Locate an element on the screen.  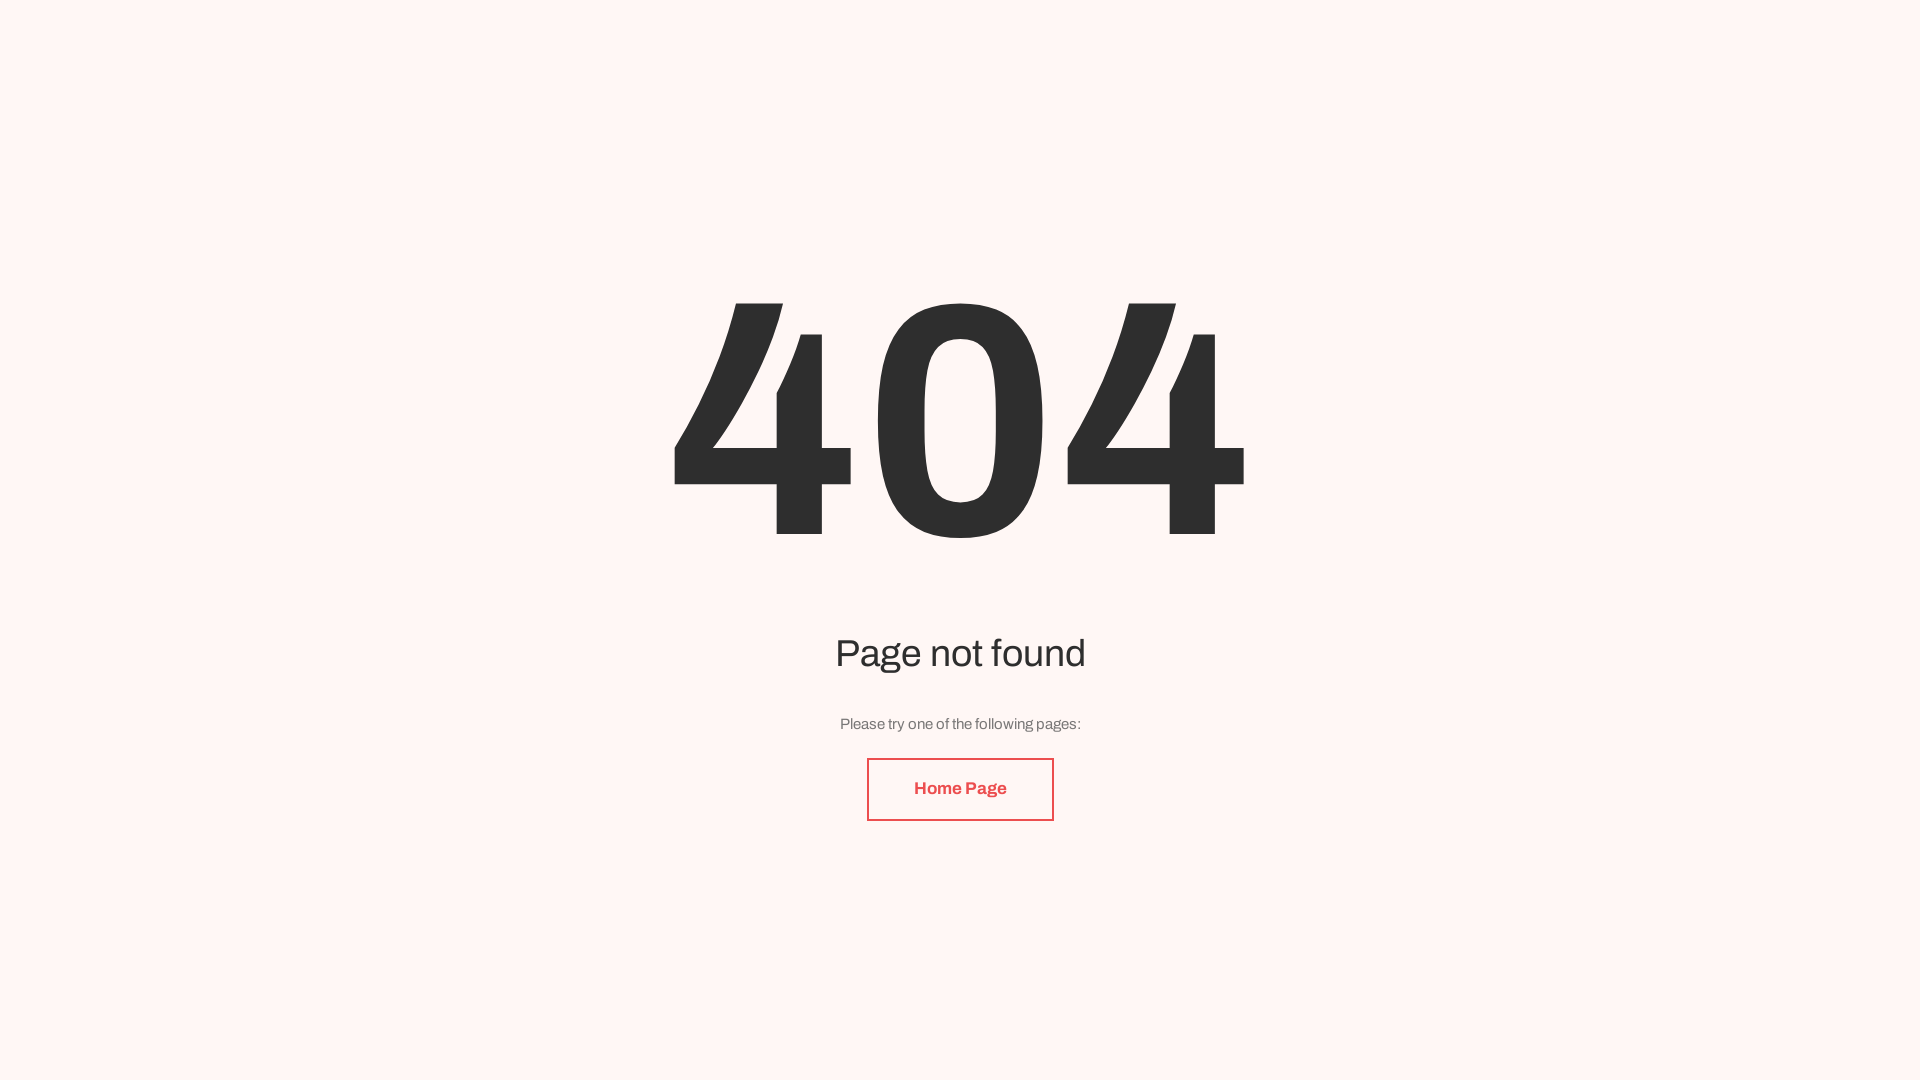
'Home Page' is located at coordinates (958, 788).